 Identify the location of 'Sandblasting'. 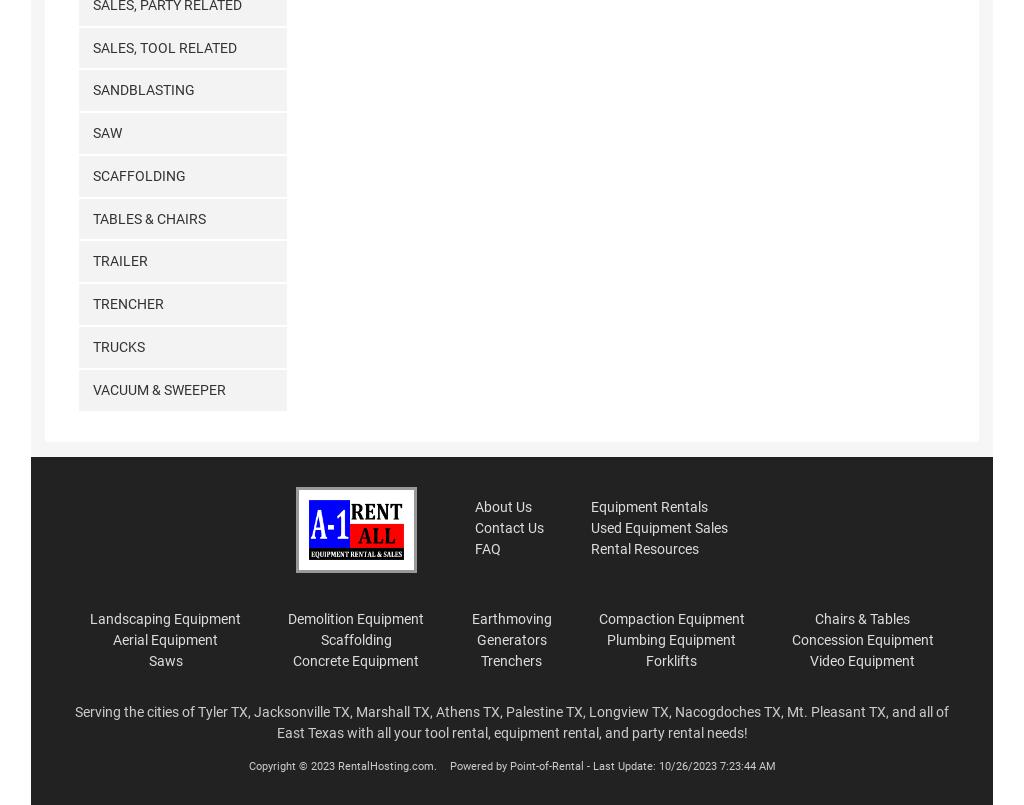
(91, 88).